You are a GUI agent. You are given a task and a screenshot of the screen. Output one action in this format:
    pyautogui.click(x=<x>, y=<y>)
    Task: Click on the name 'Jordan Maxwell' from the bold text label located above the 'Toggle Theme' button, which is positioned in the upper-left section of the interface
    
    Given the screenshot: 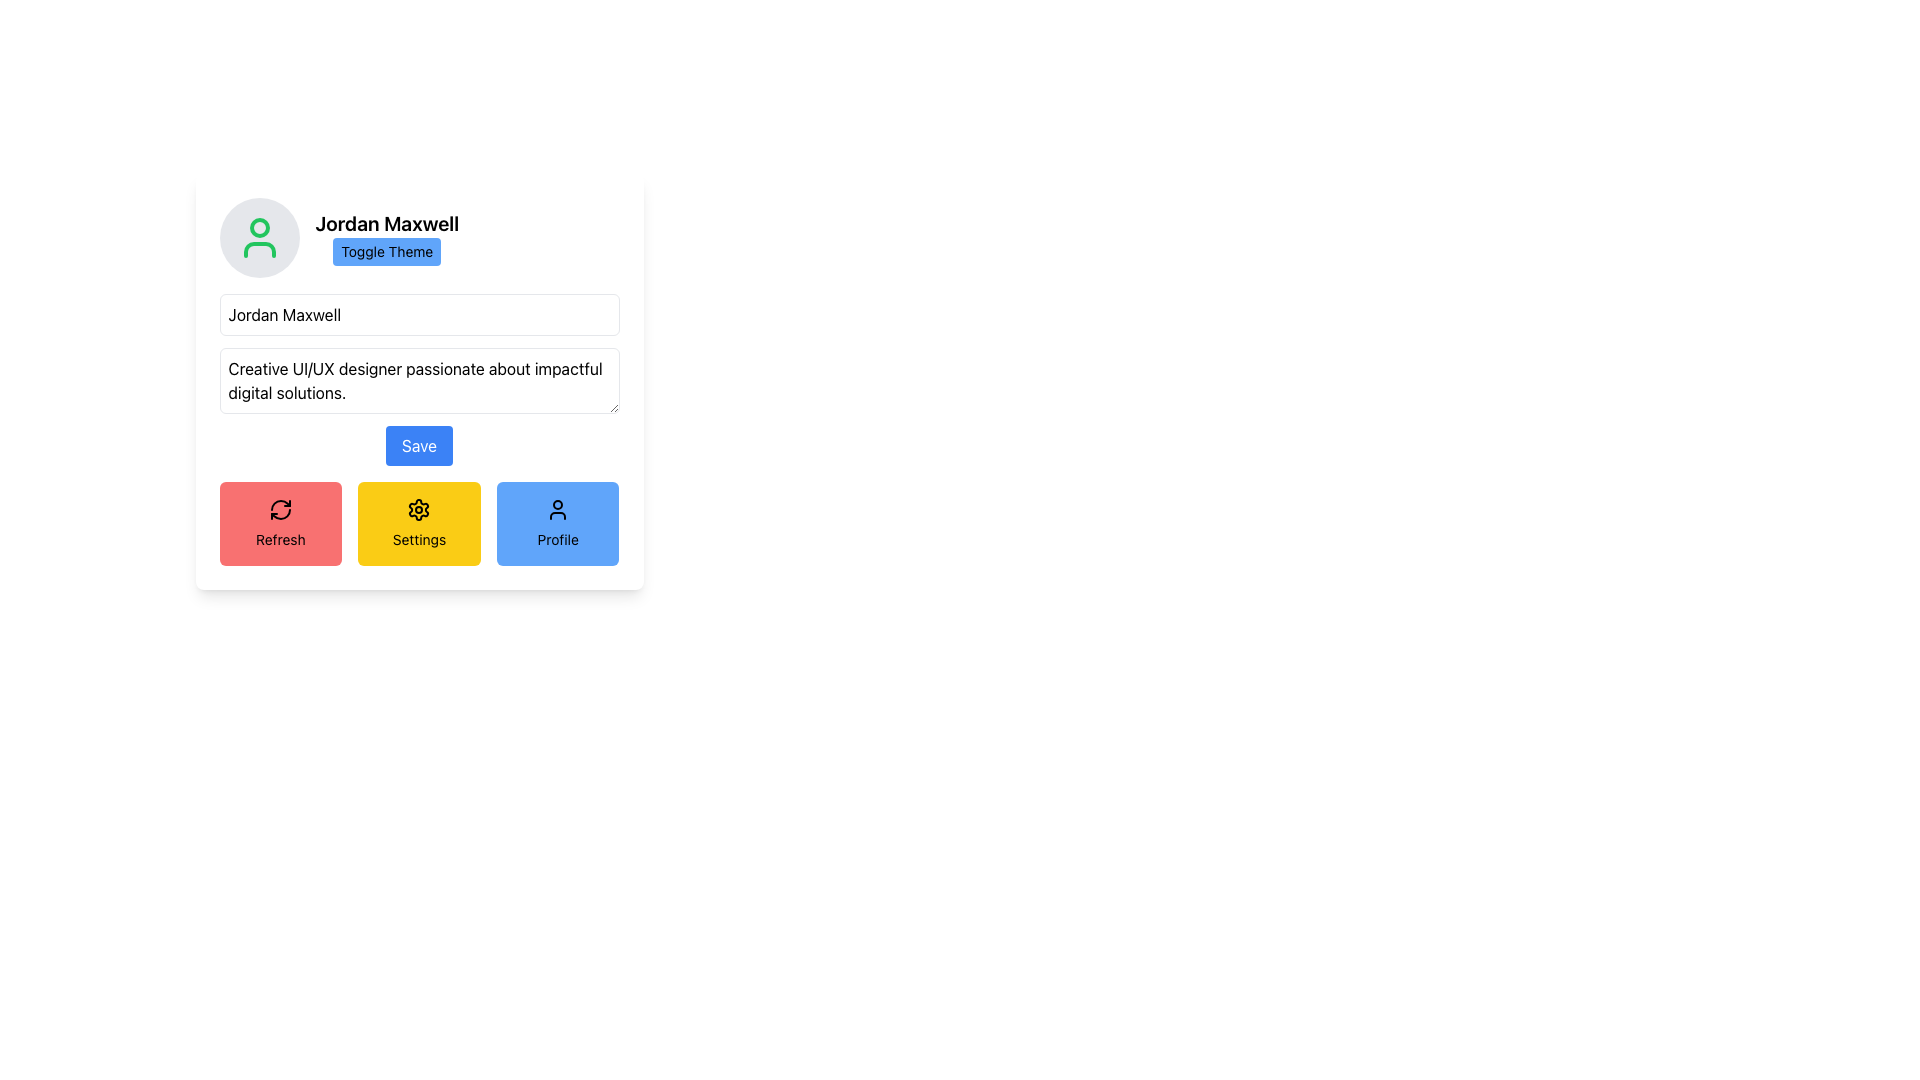 What is the action you would take?
    pyautogui.click(x=387, y=223)
    